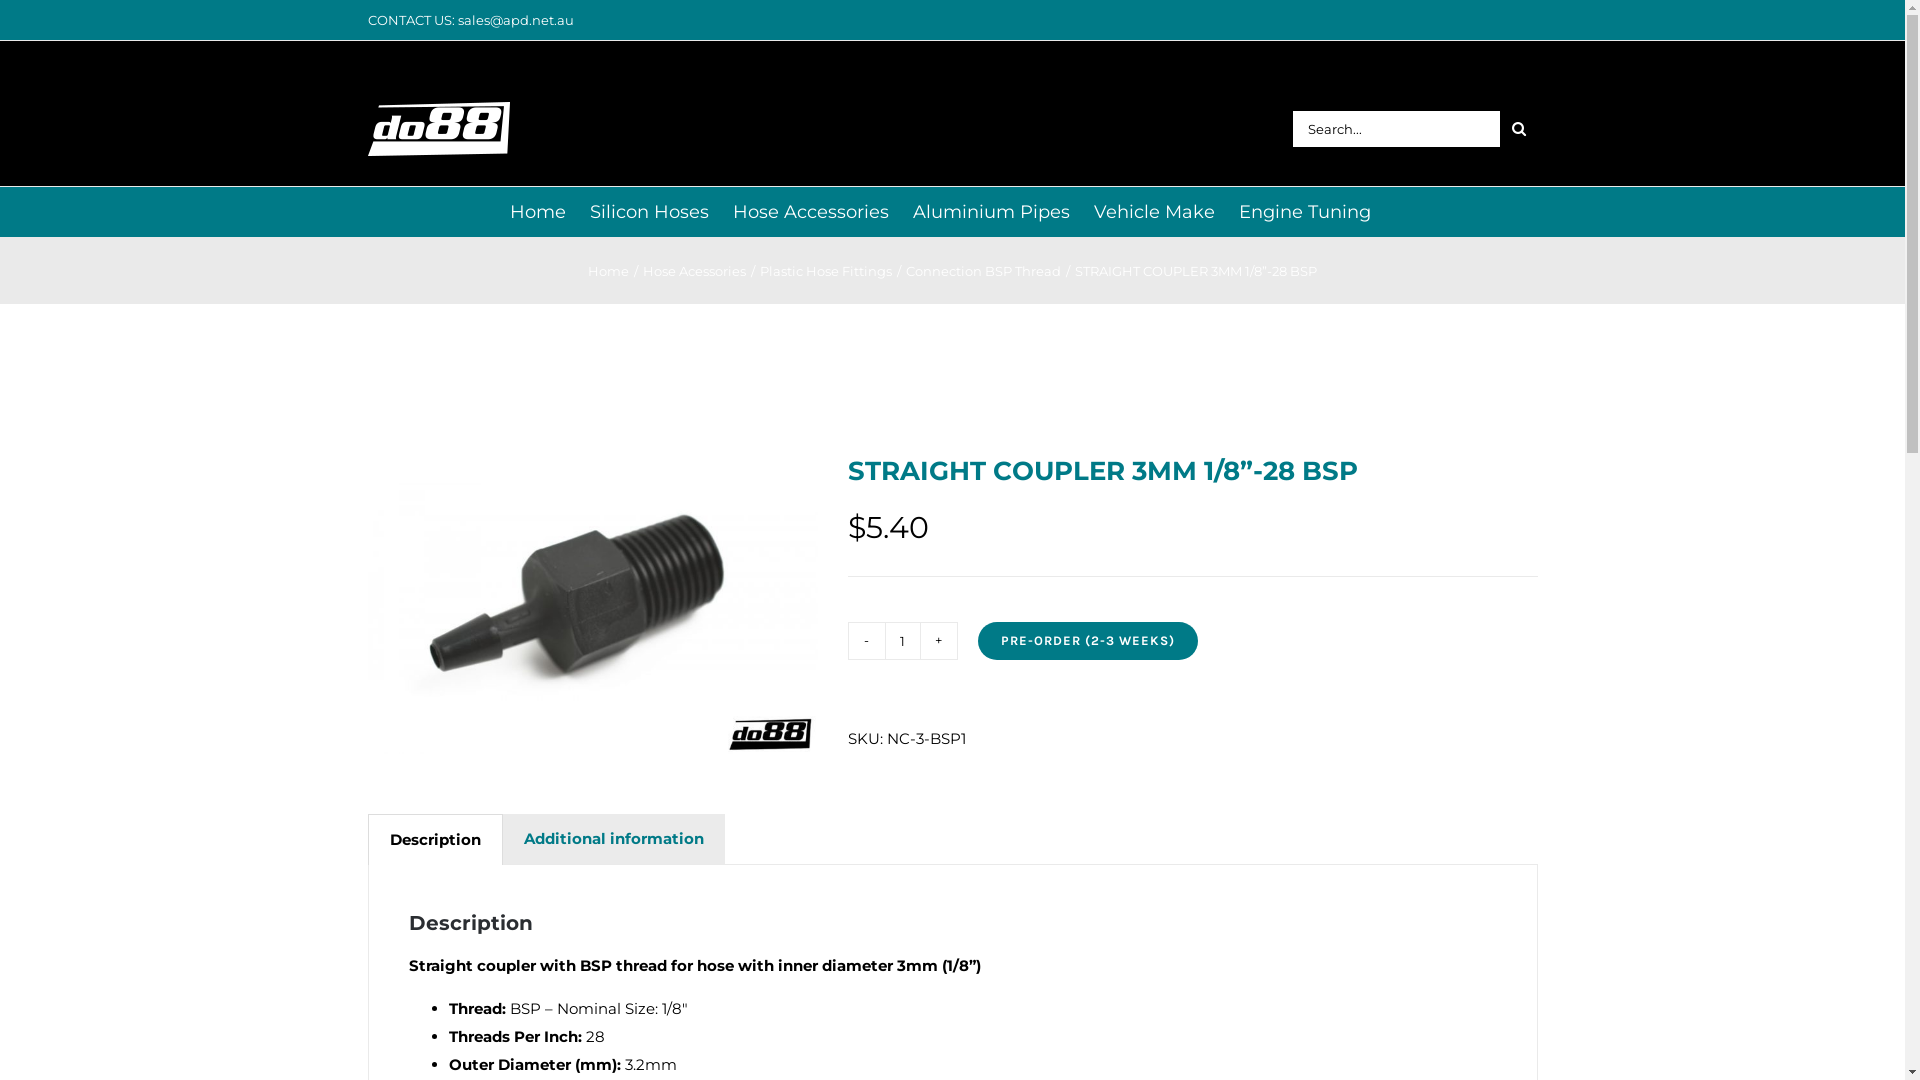 The width and height of the screenshot is (1920, 1080). Describe the element at coordinates (1087, 640) in the screenshot. I see `'PRE-ORDER (2-3 WEEKS)'` at that location.